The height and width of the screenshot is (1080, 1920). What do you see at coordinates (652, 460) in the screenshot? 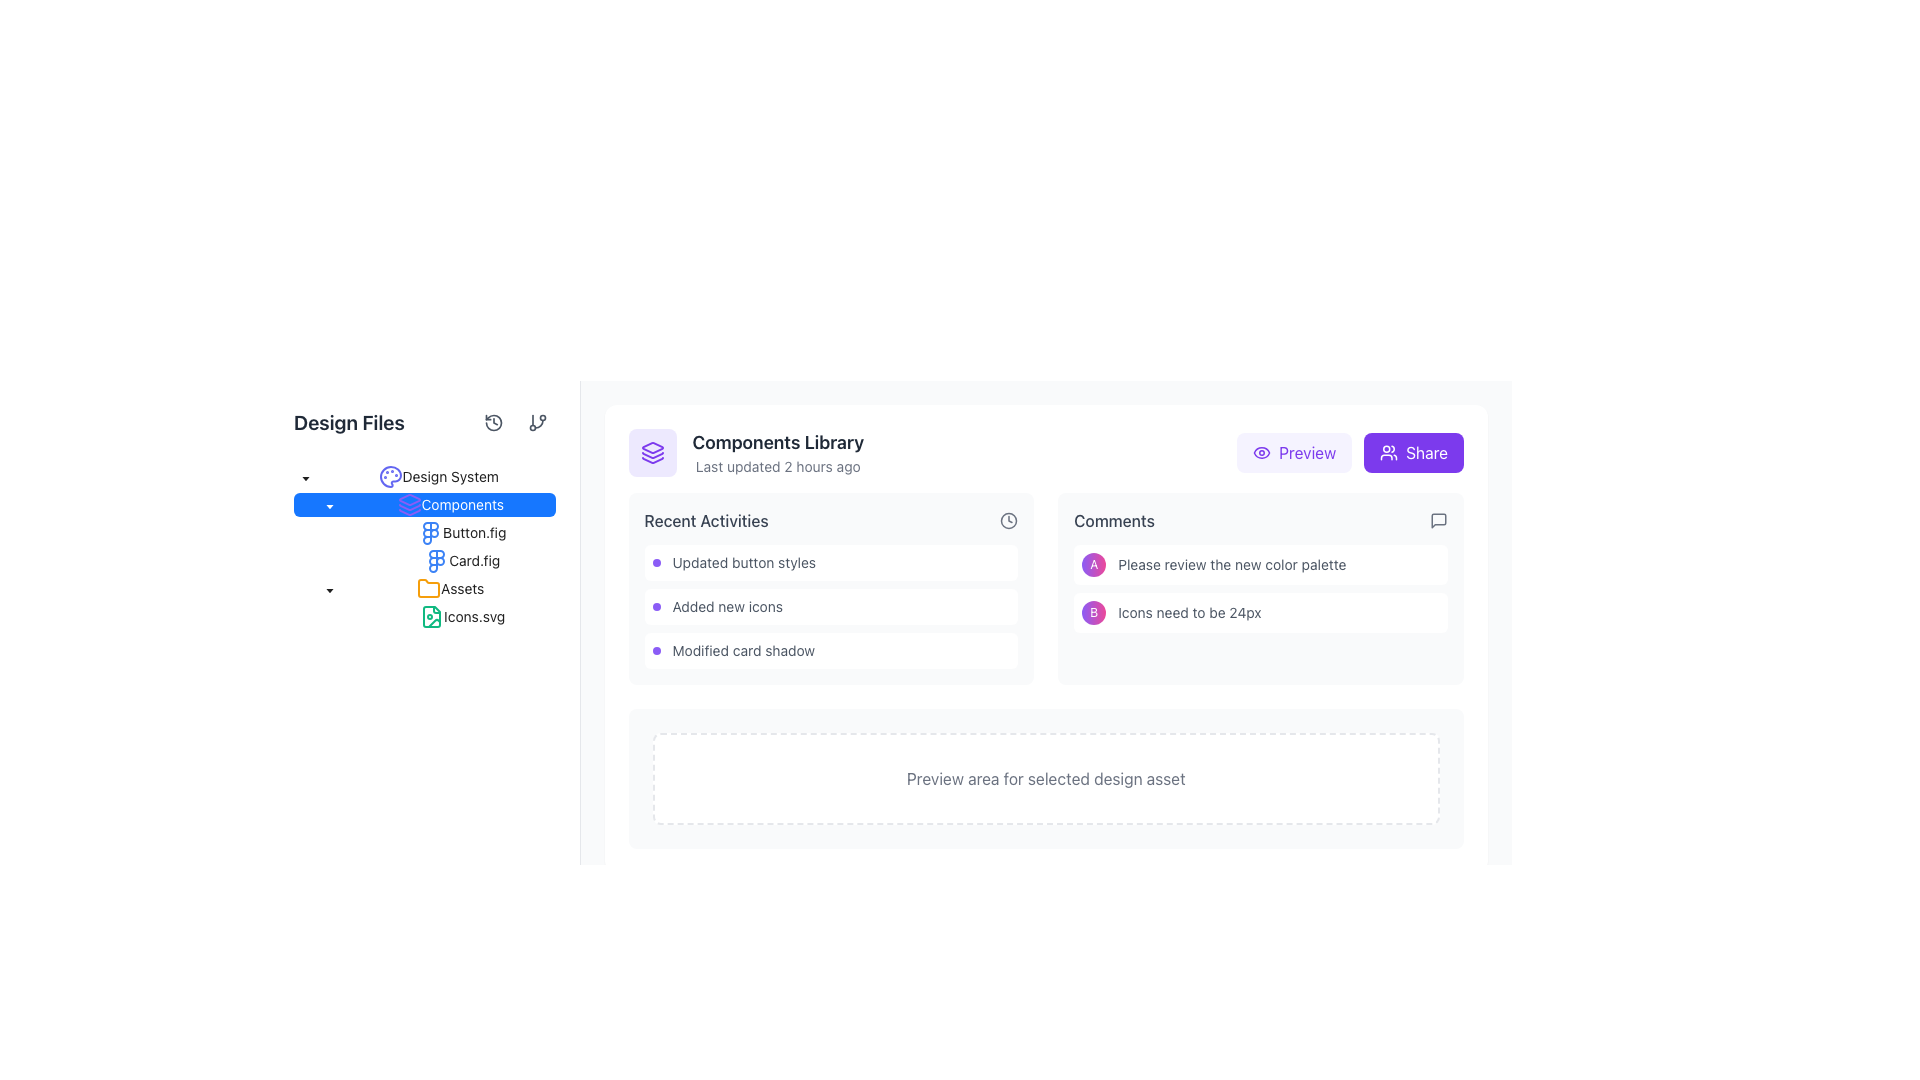
I see `the third and bottom-most triangular shape inside the purple-stylized stack icon located on the left-hand side of the 'Components Library' header` at bounding box center [652, 460].